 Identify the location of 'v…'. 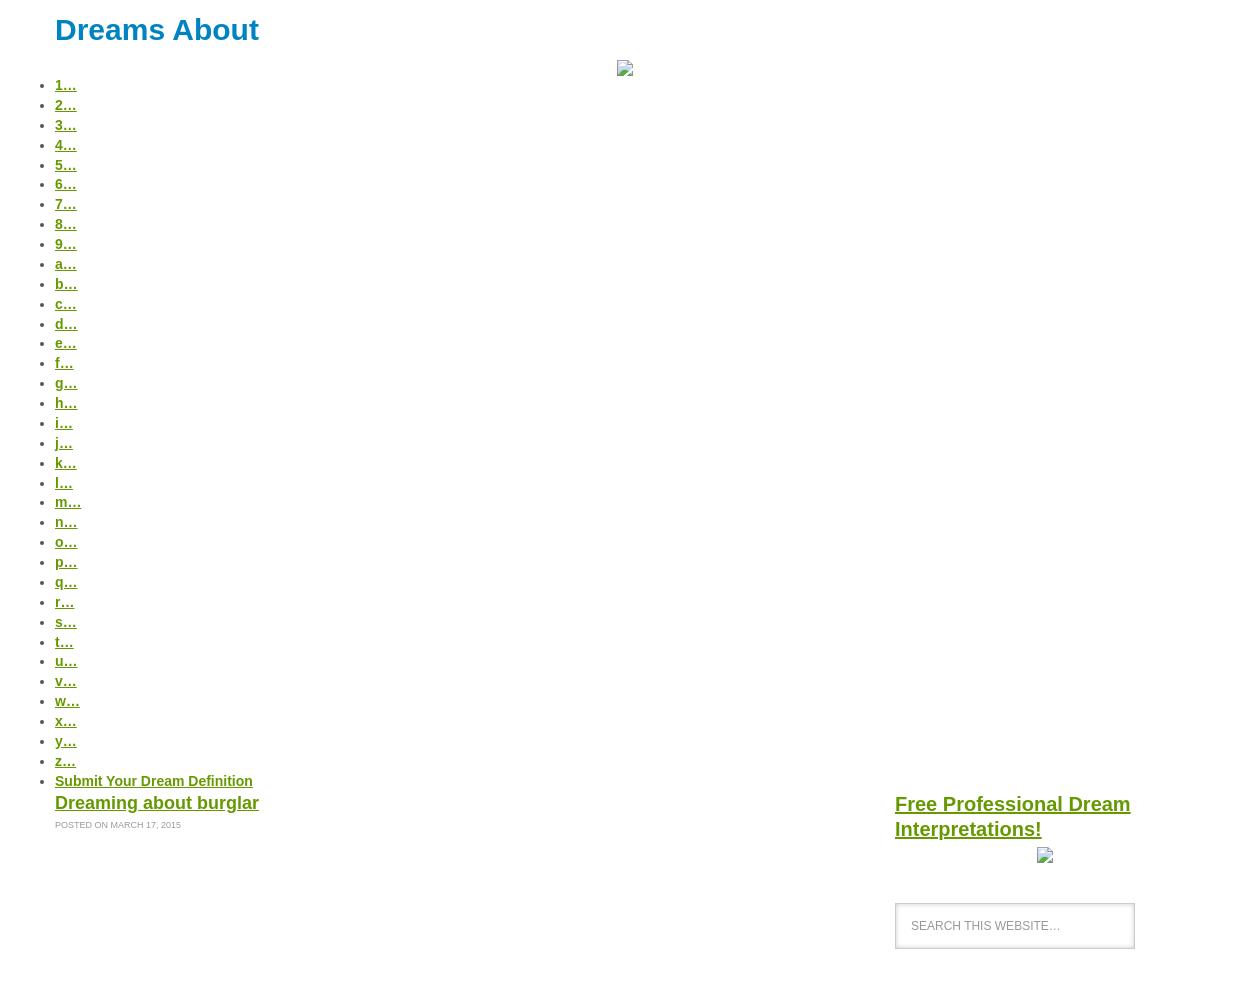
(55, 681).